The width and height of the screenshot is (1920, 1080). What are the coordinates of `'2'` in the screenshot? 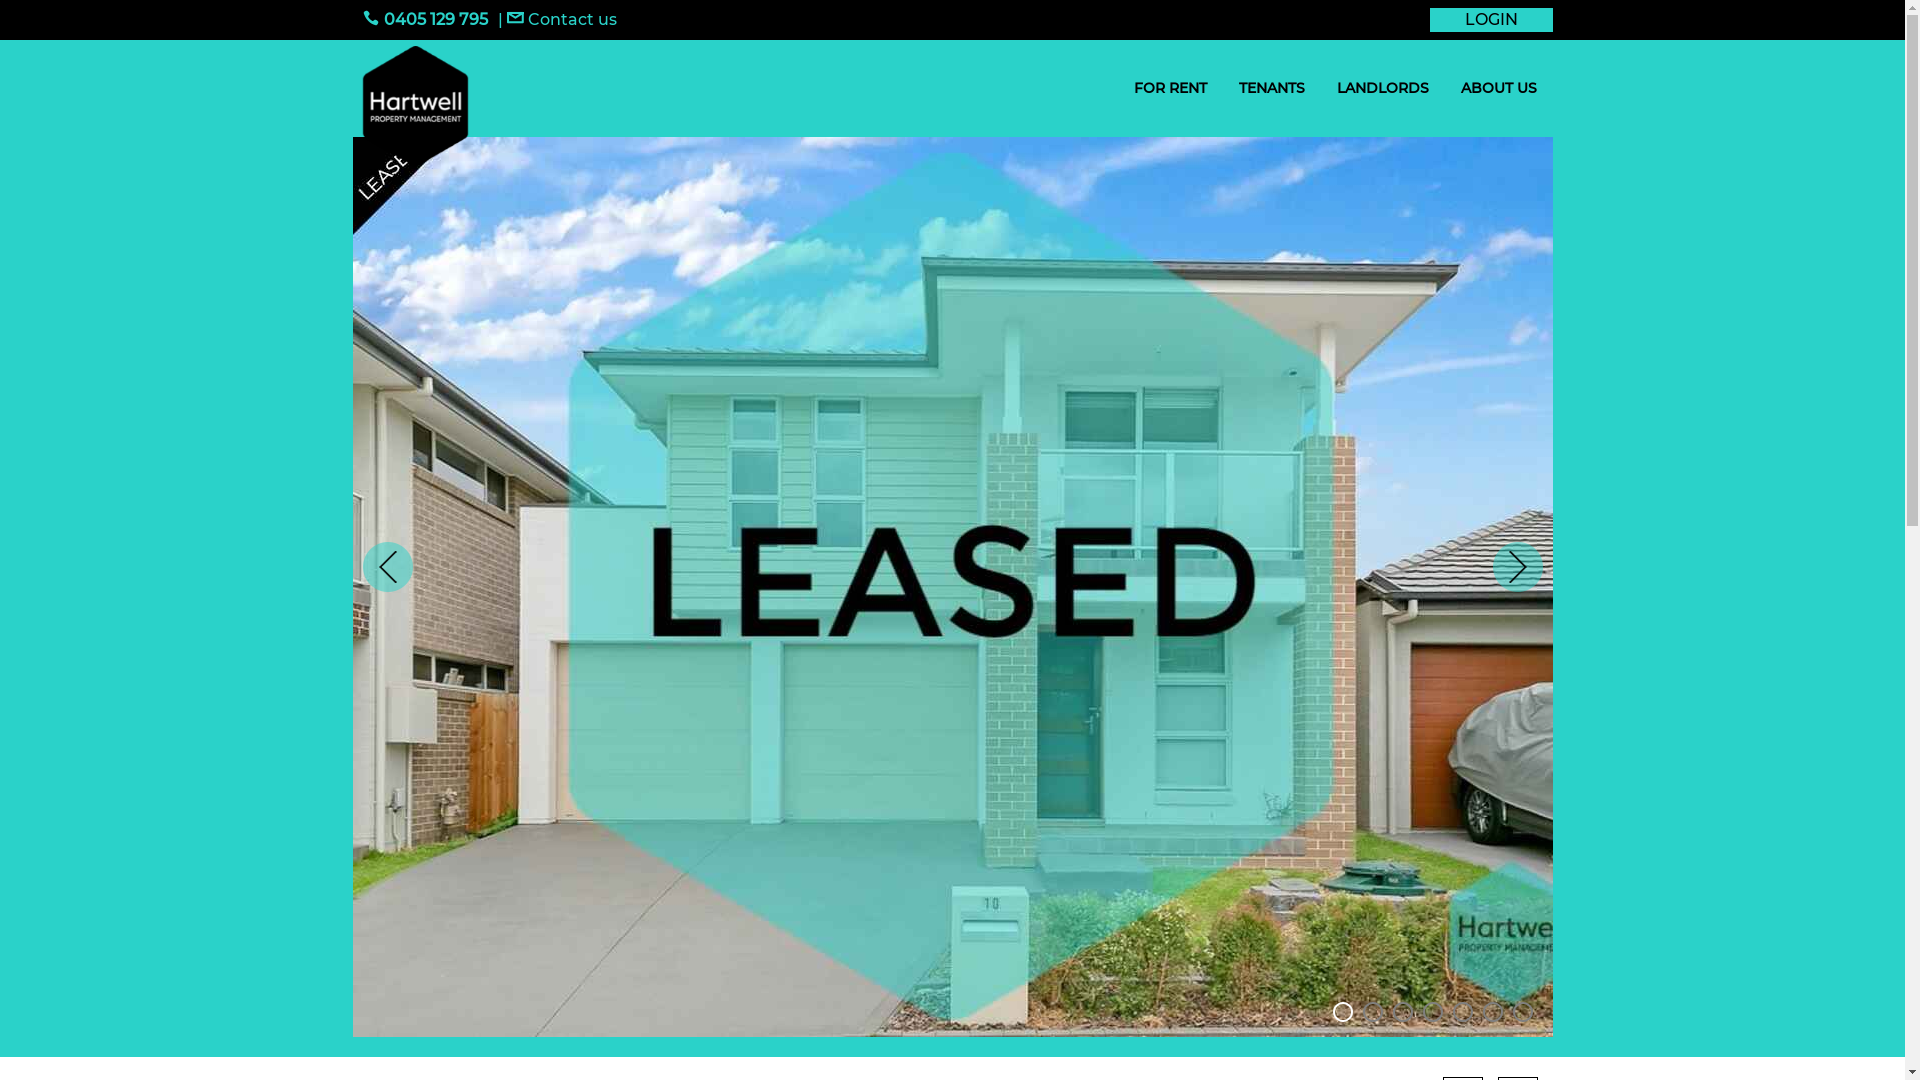 It's located at (1361, 1011).